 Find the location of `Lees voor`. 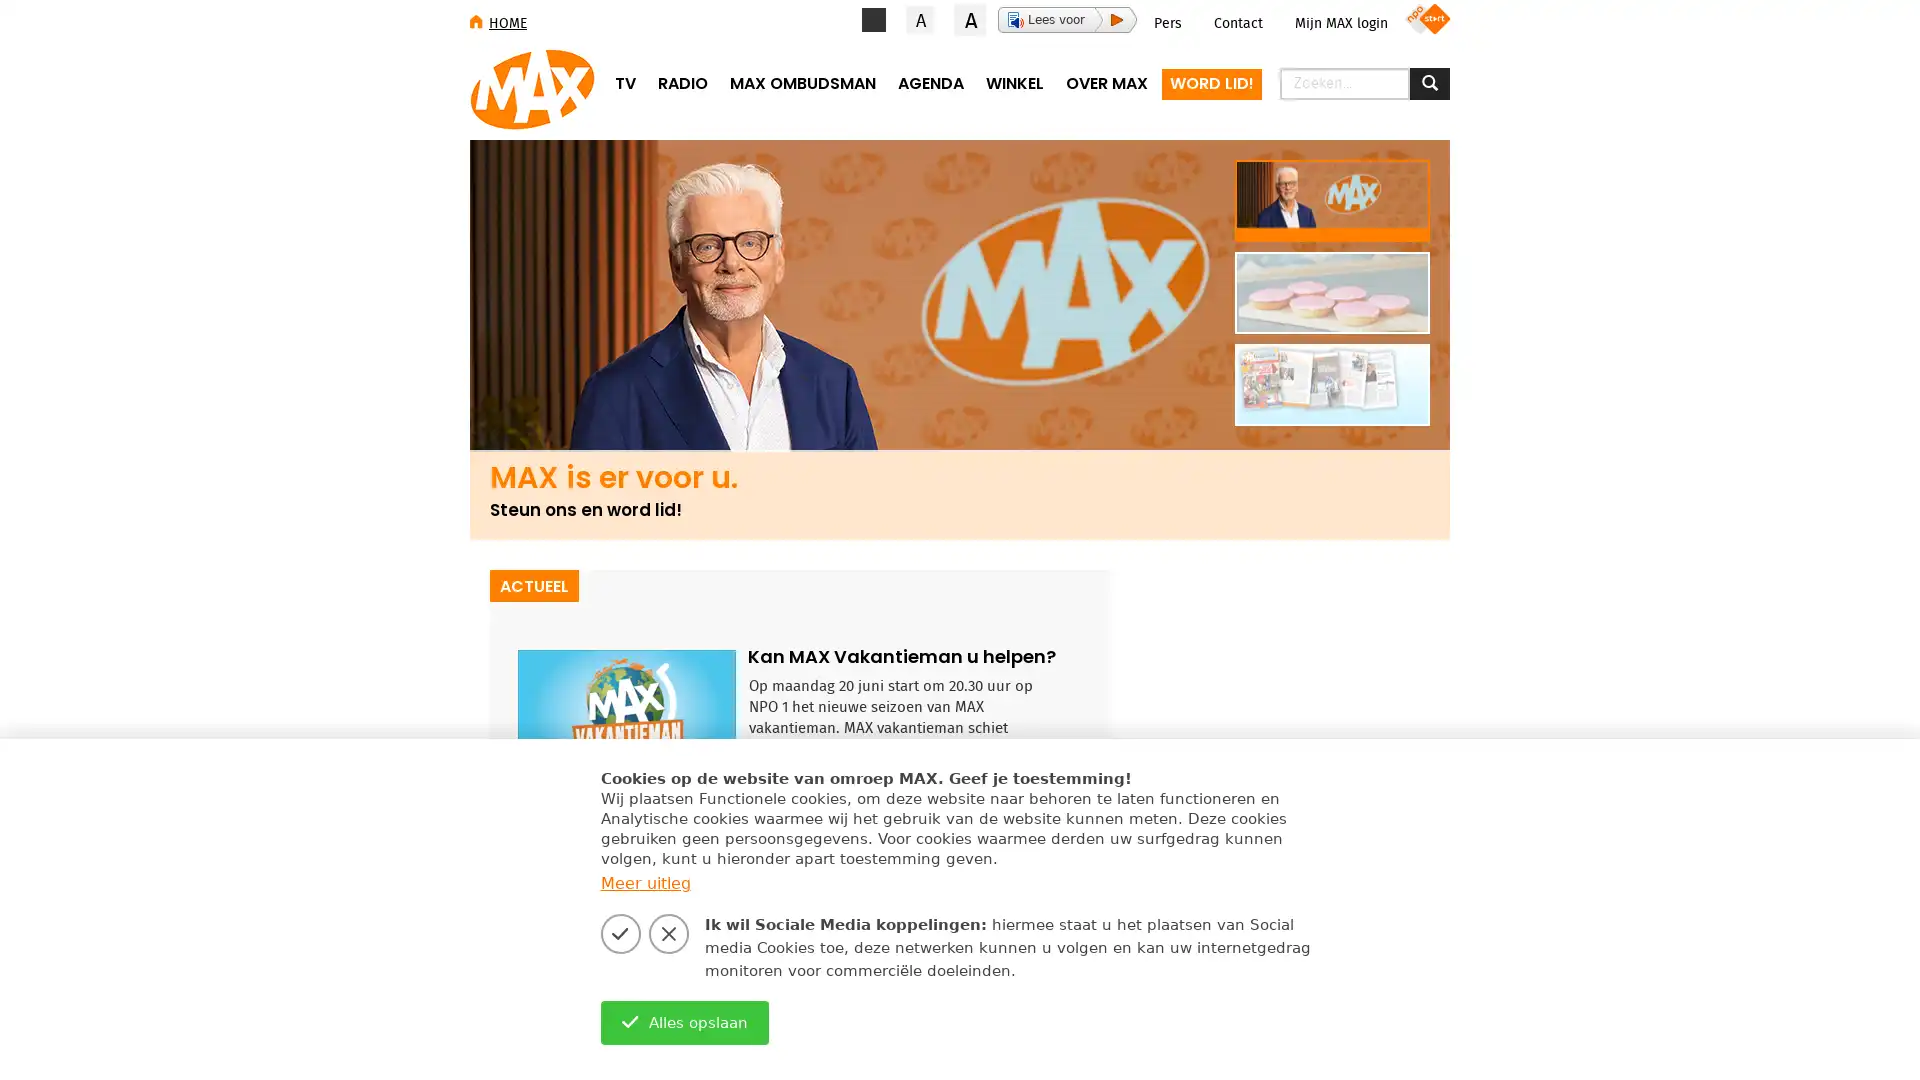

Lees voor is located at coordinates (1066, 19).